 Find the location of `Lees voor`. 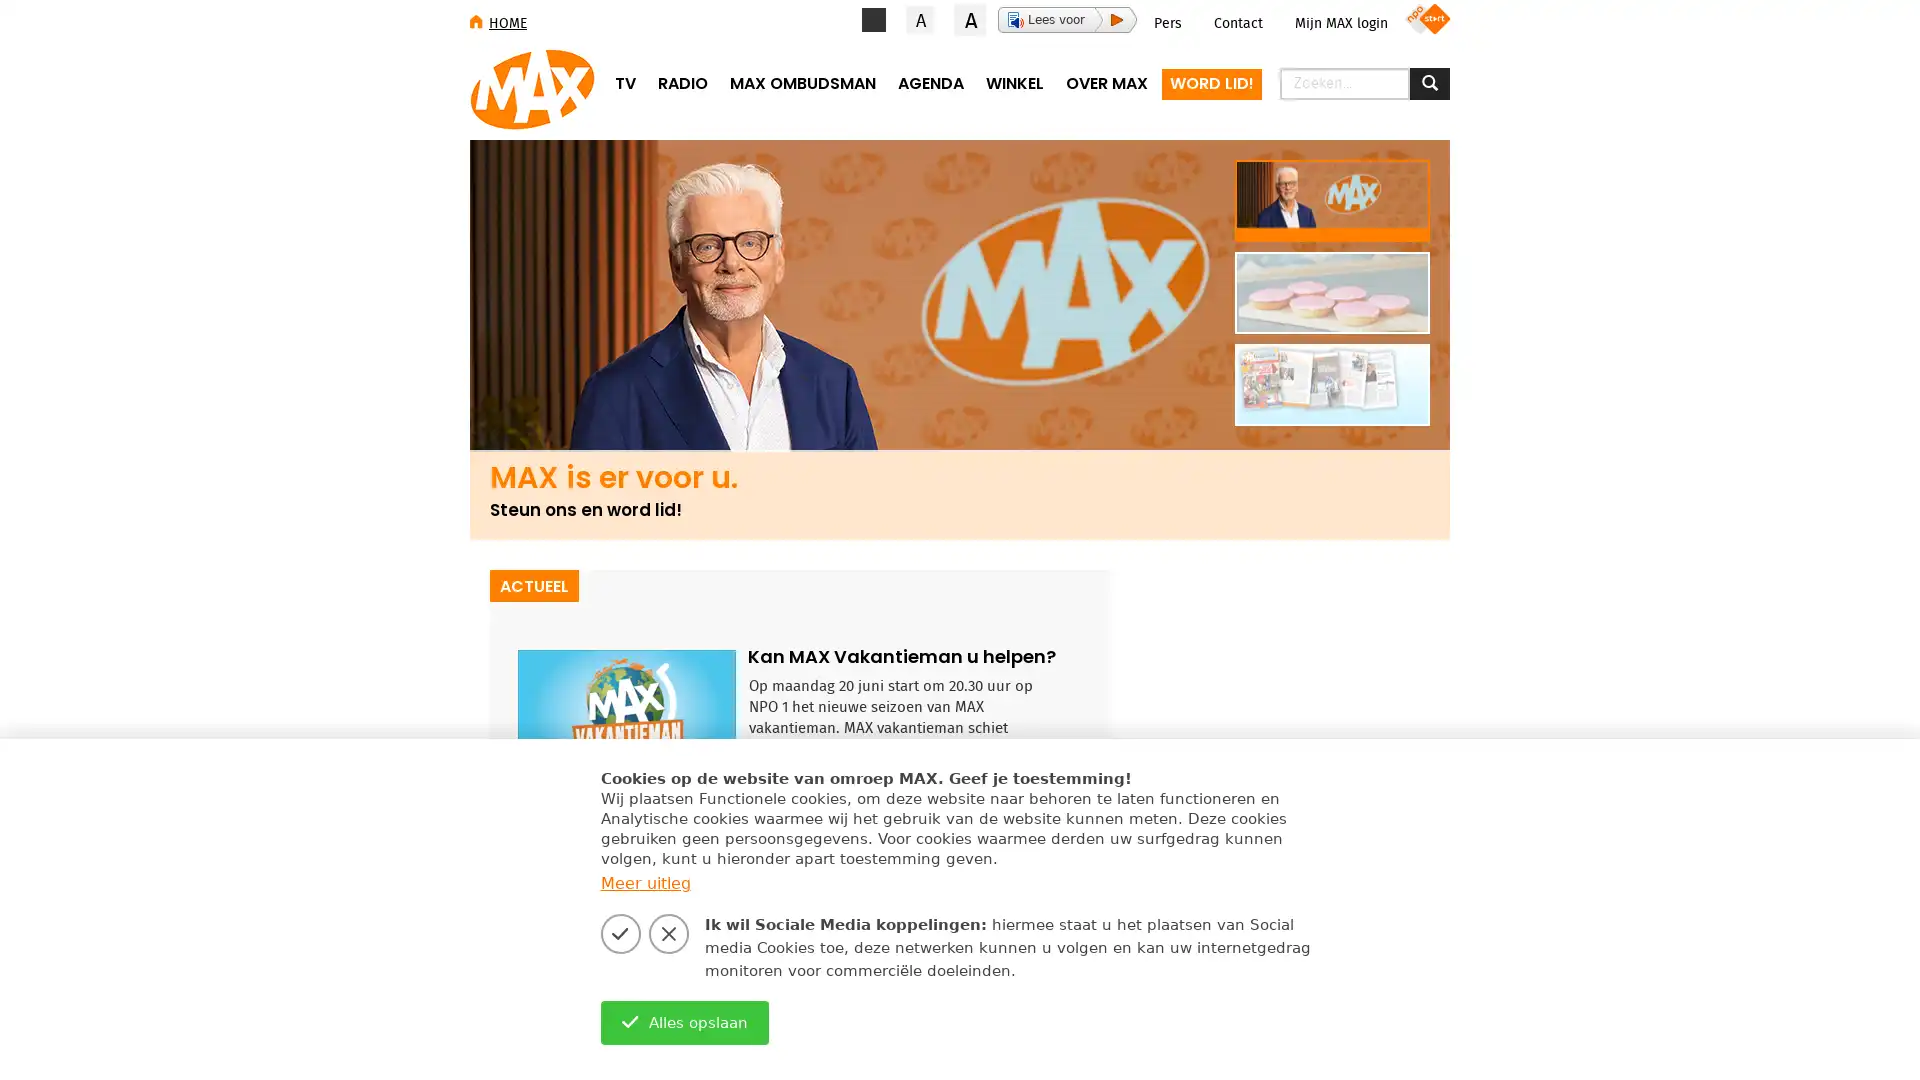

Lees voor is located at coordinates (1066, 19).